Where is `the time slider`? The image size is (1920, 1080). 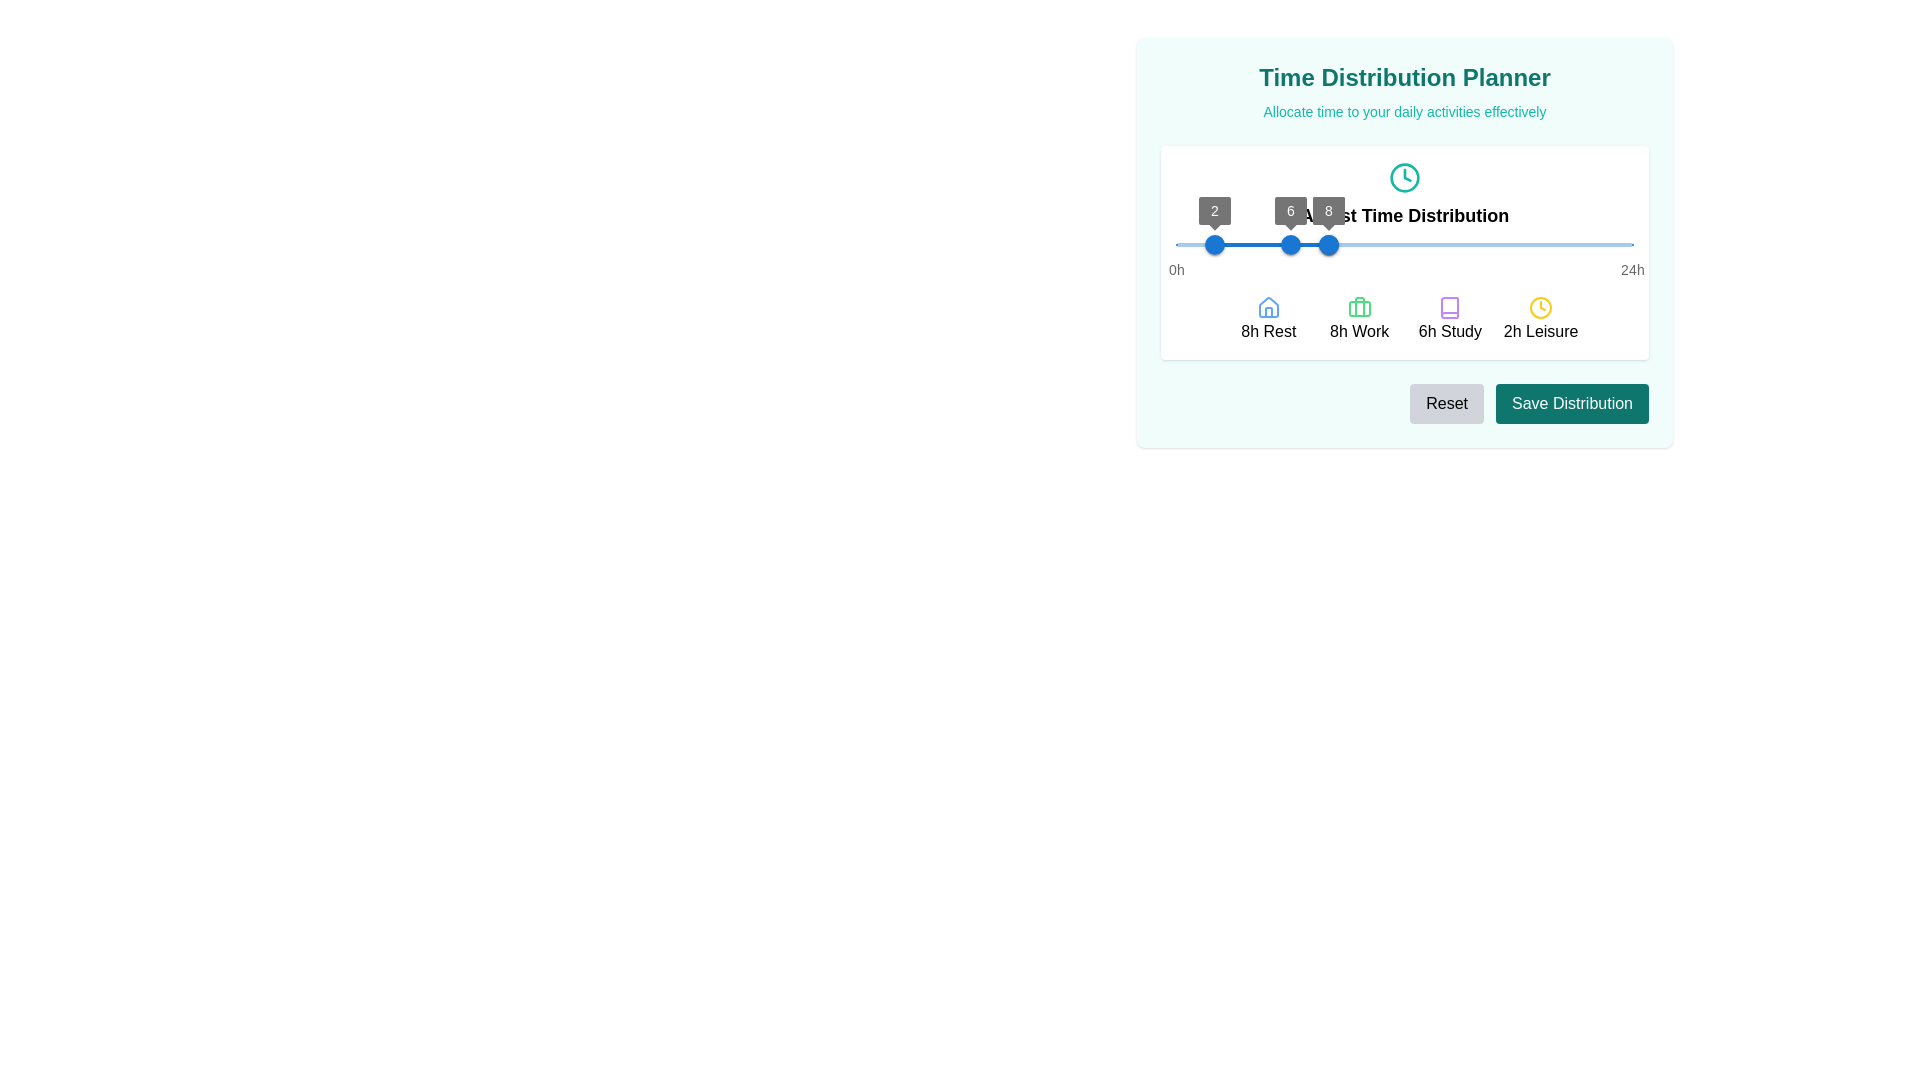 the time slider is located at coordinates (1293, 244).